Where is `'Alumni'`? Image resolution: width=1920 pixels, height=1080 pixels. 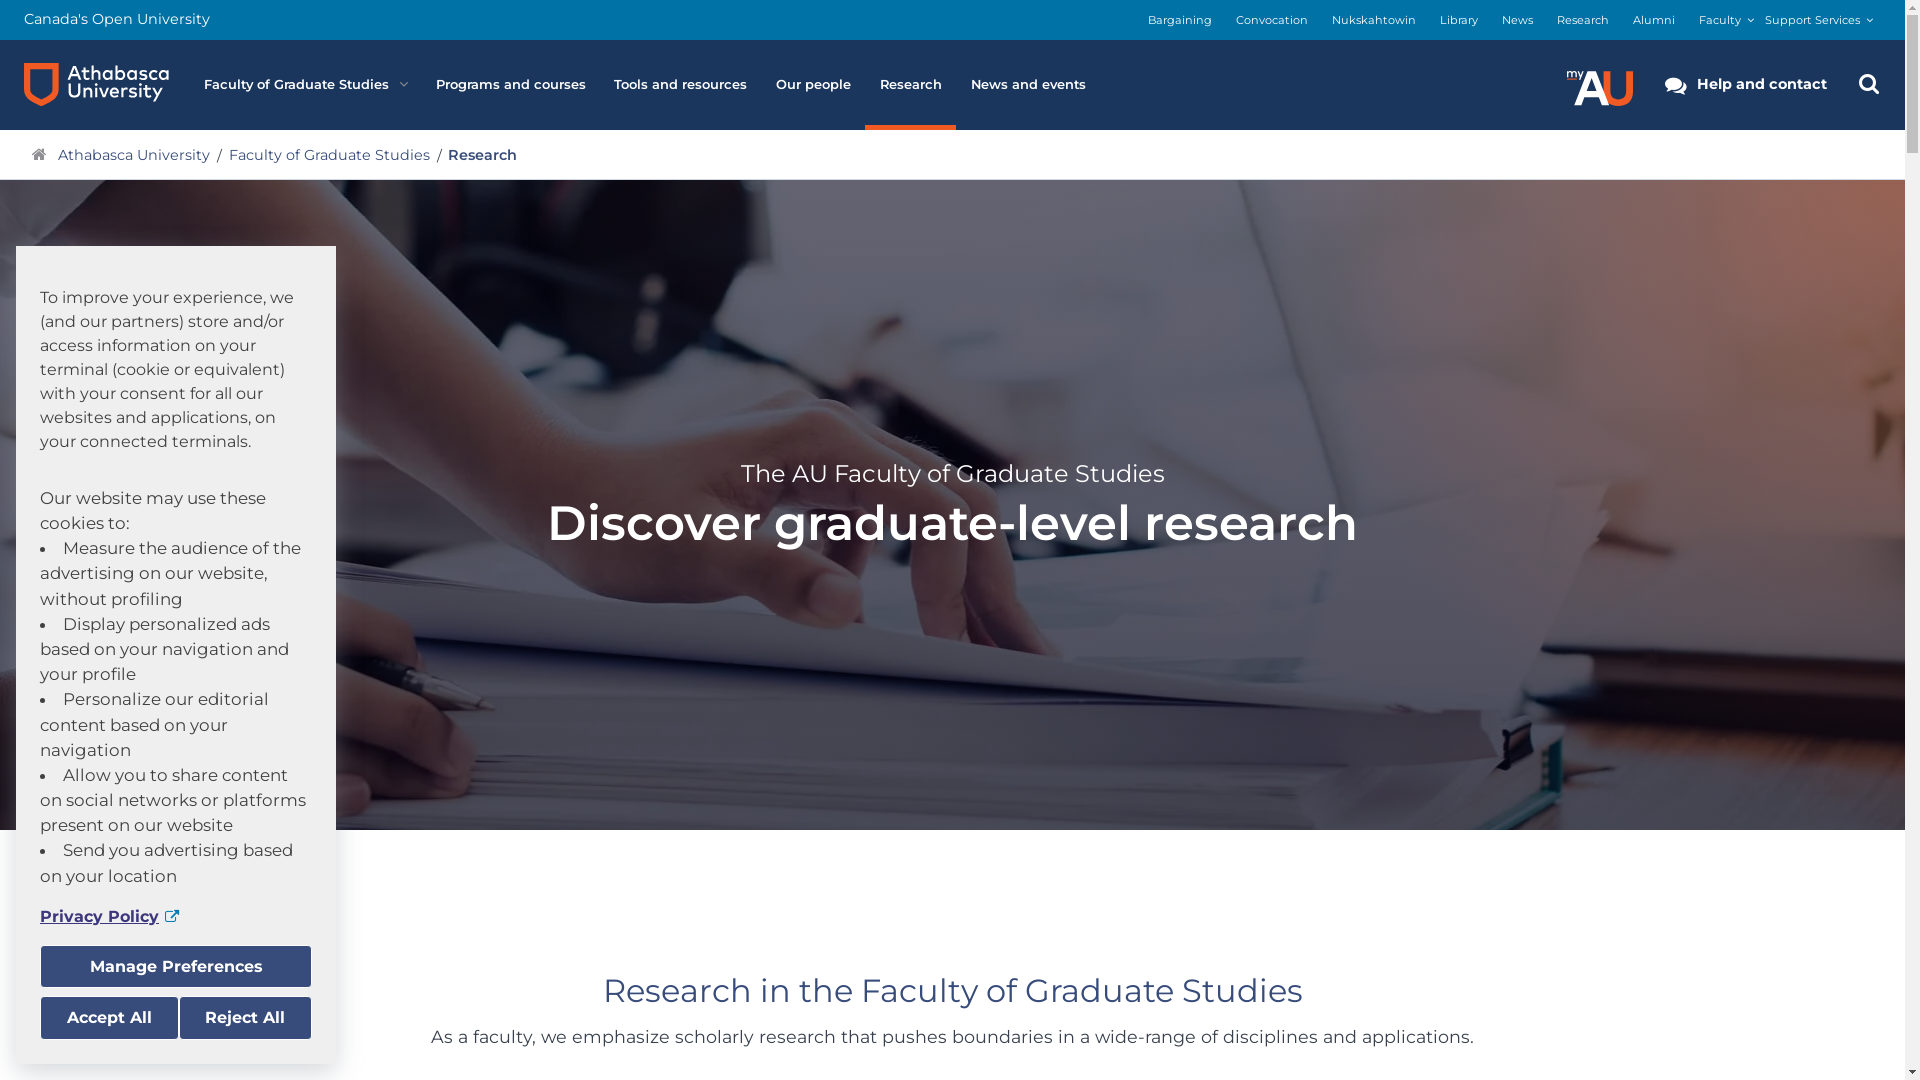
'Alumni' is located at coordinates (1654, 20).